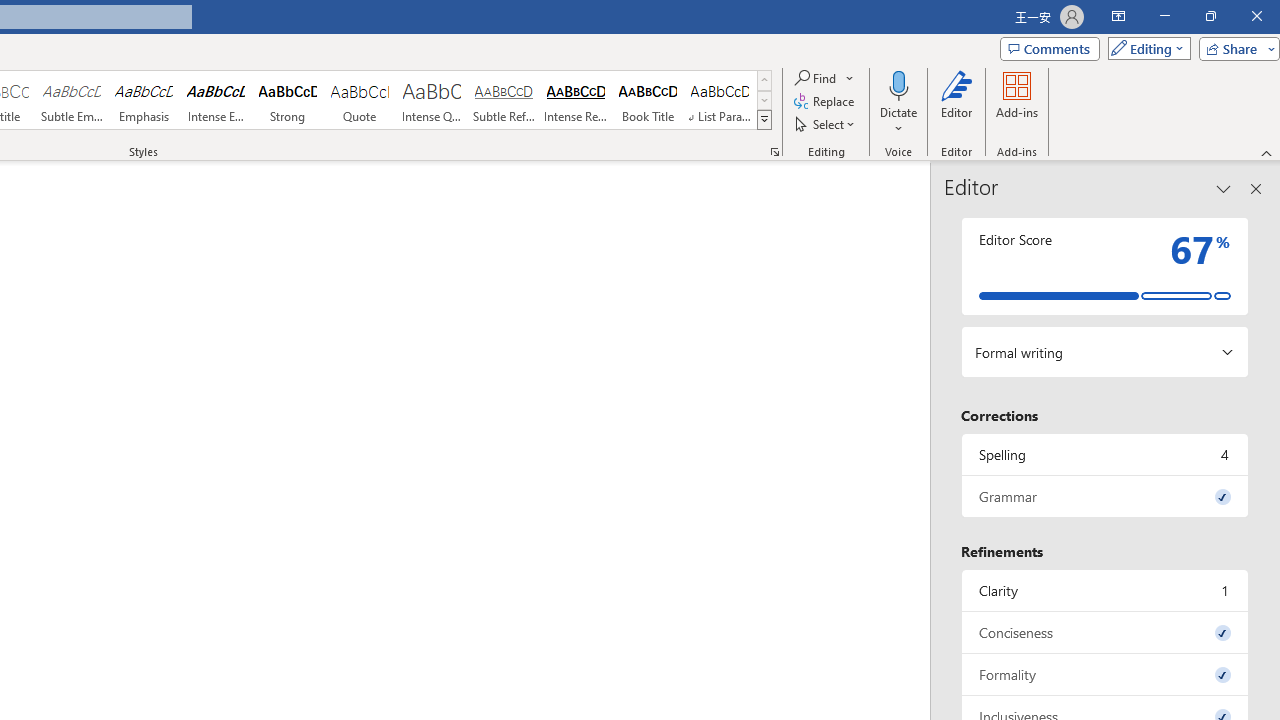  Describe the element at coordinates (1144, 47) in the screenshot. I see `'Editing'` at that location.